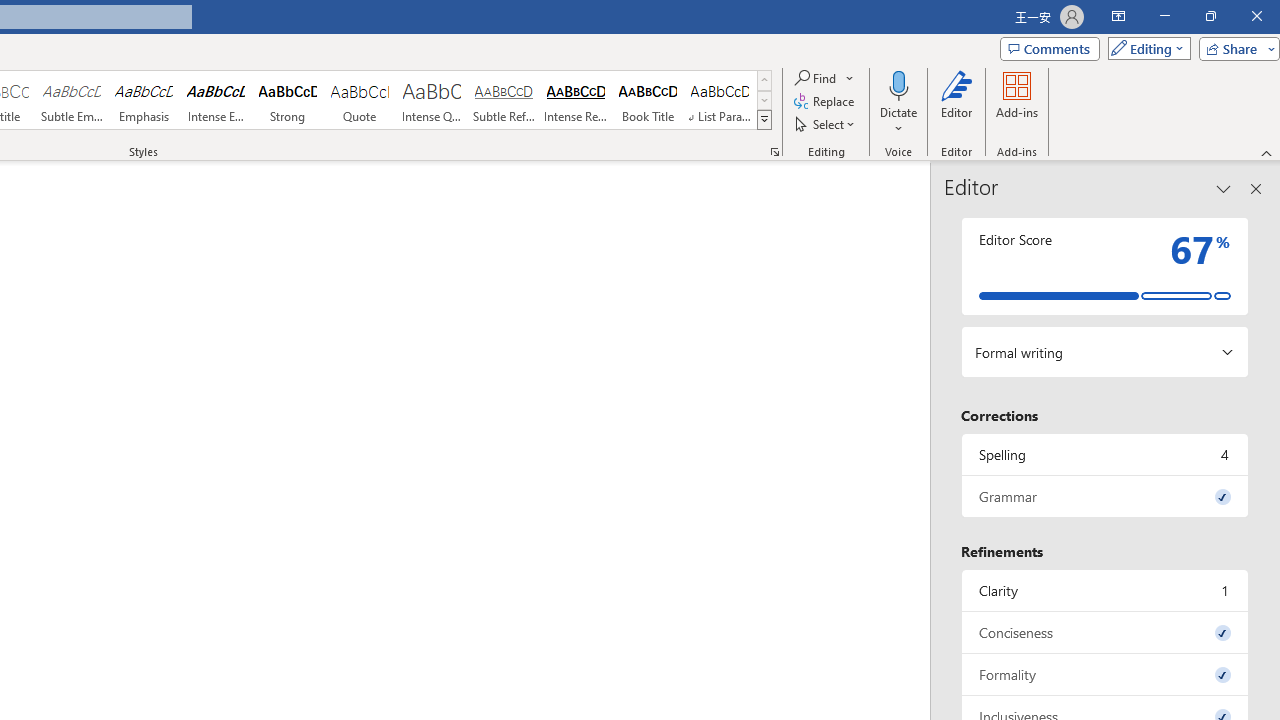  Describe the element at coordinates (1144, 47) in the screenshot. I see `'Editing'` at that location.